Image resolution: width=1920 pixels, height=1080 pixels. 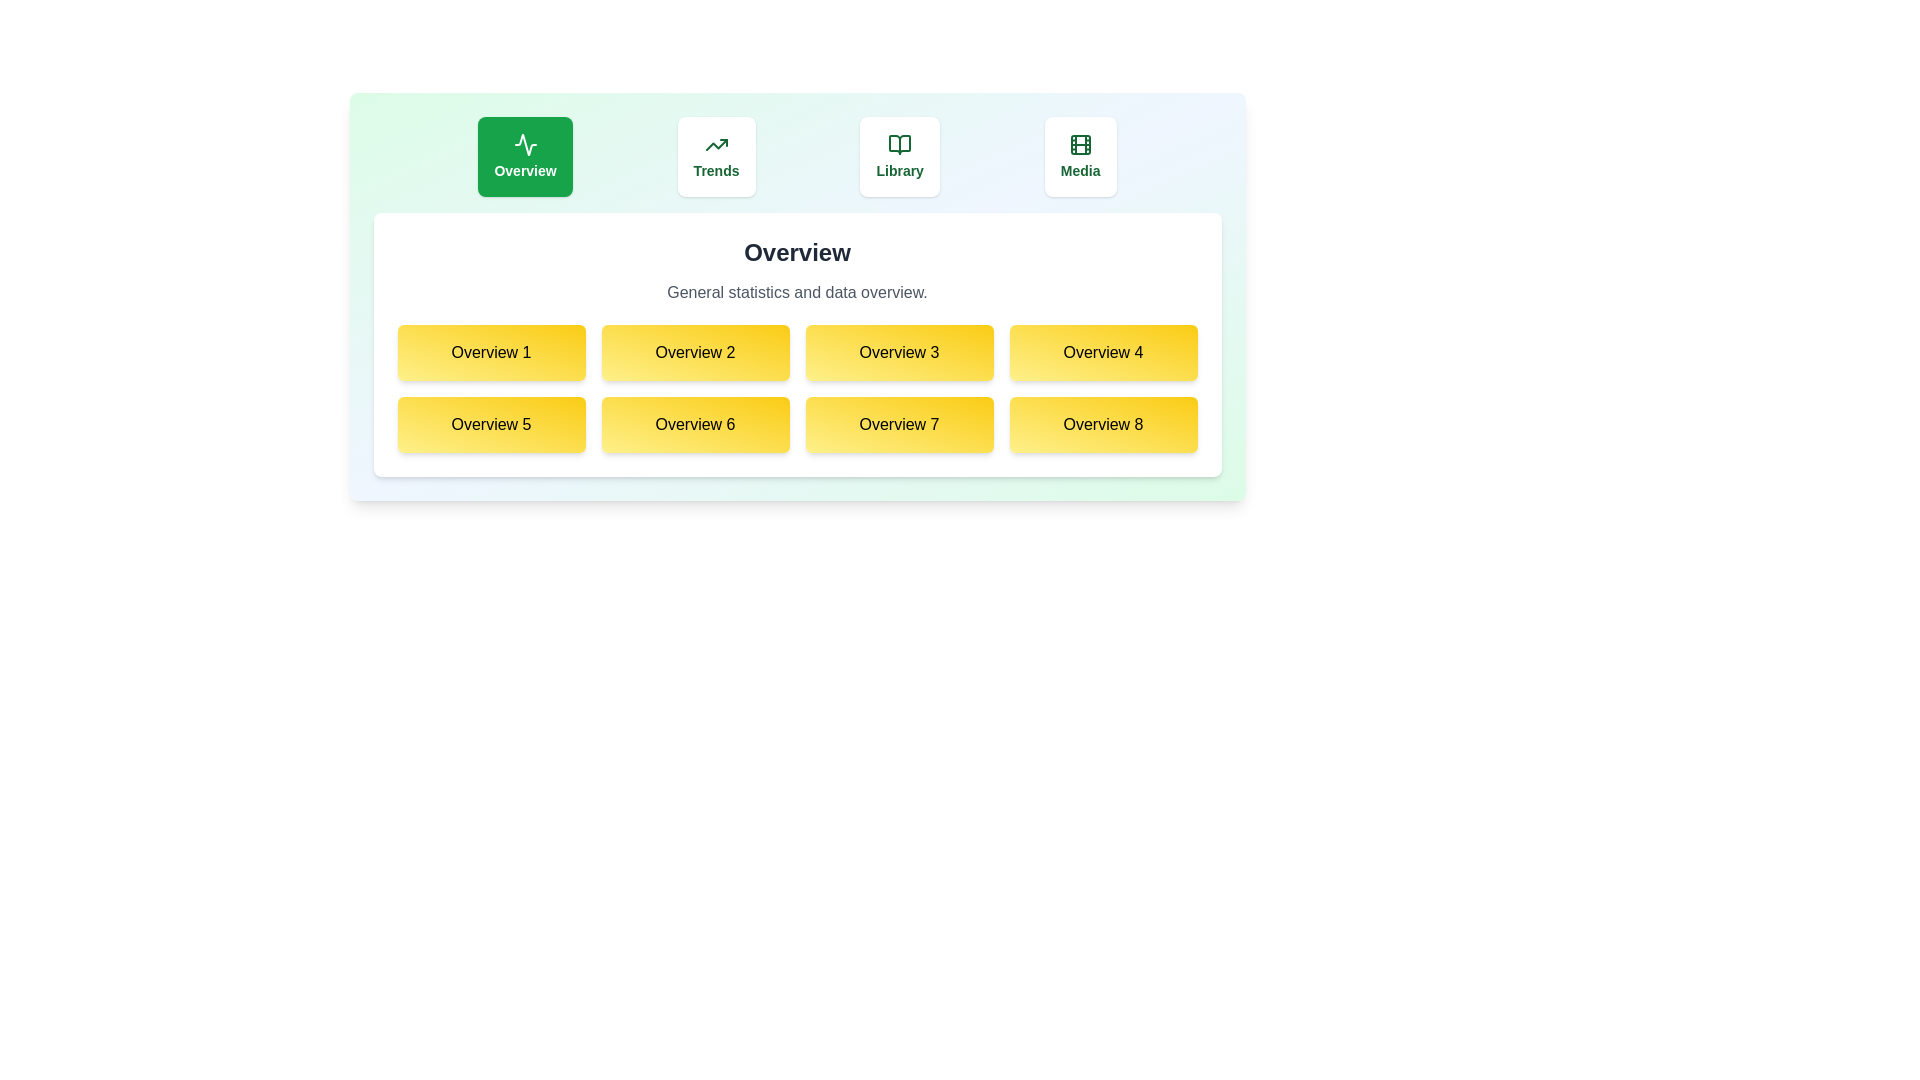 I want to click on the Trends tab by clicking on it, so click(x=716, y=156).